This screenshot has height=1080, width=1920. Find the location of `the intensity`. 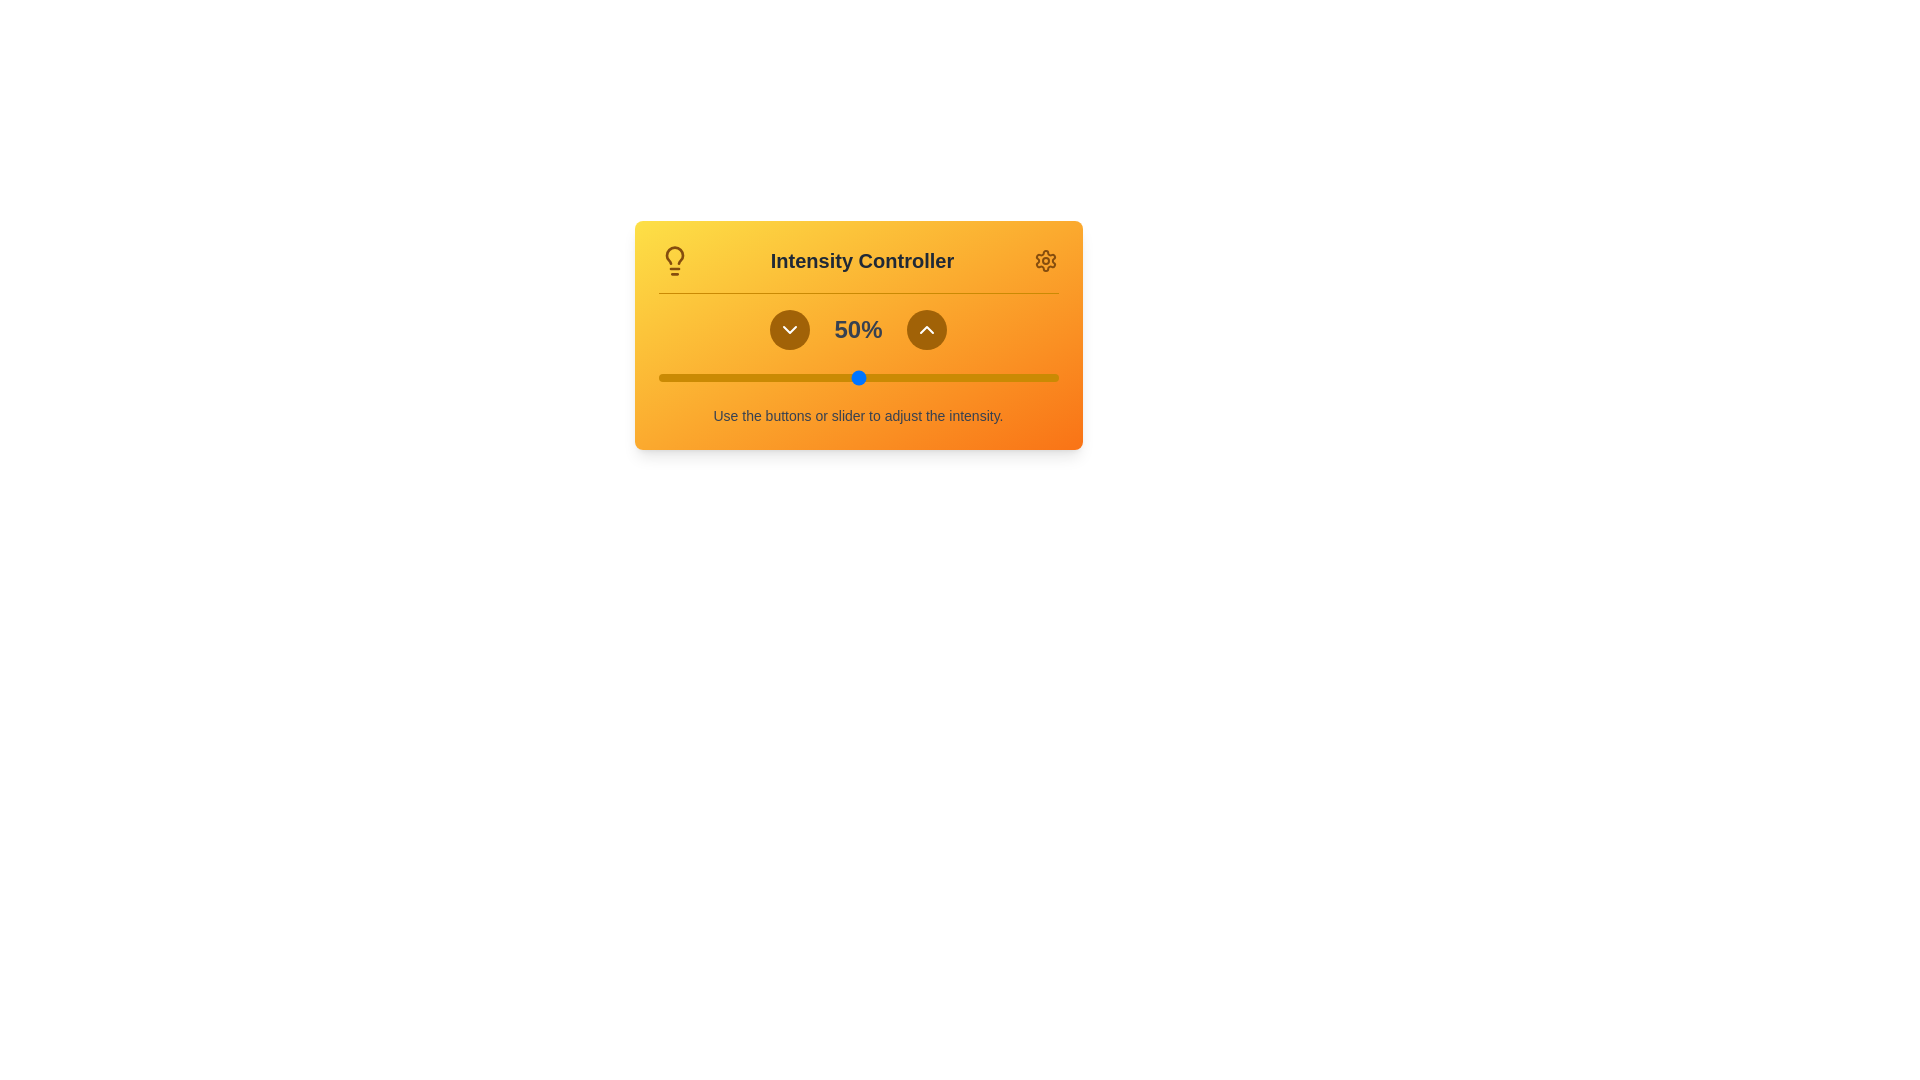

the intensity is located at coordinates (765, 378).